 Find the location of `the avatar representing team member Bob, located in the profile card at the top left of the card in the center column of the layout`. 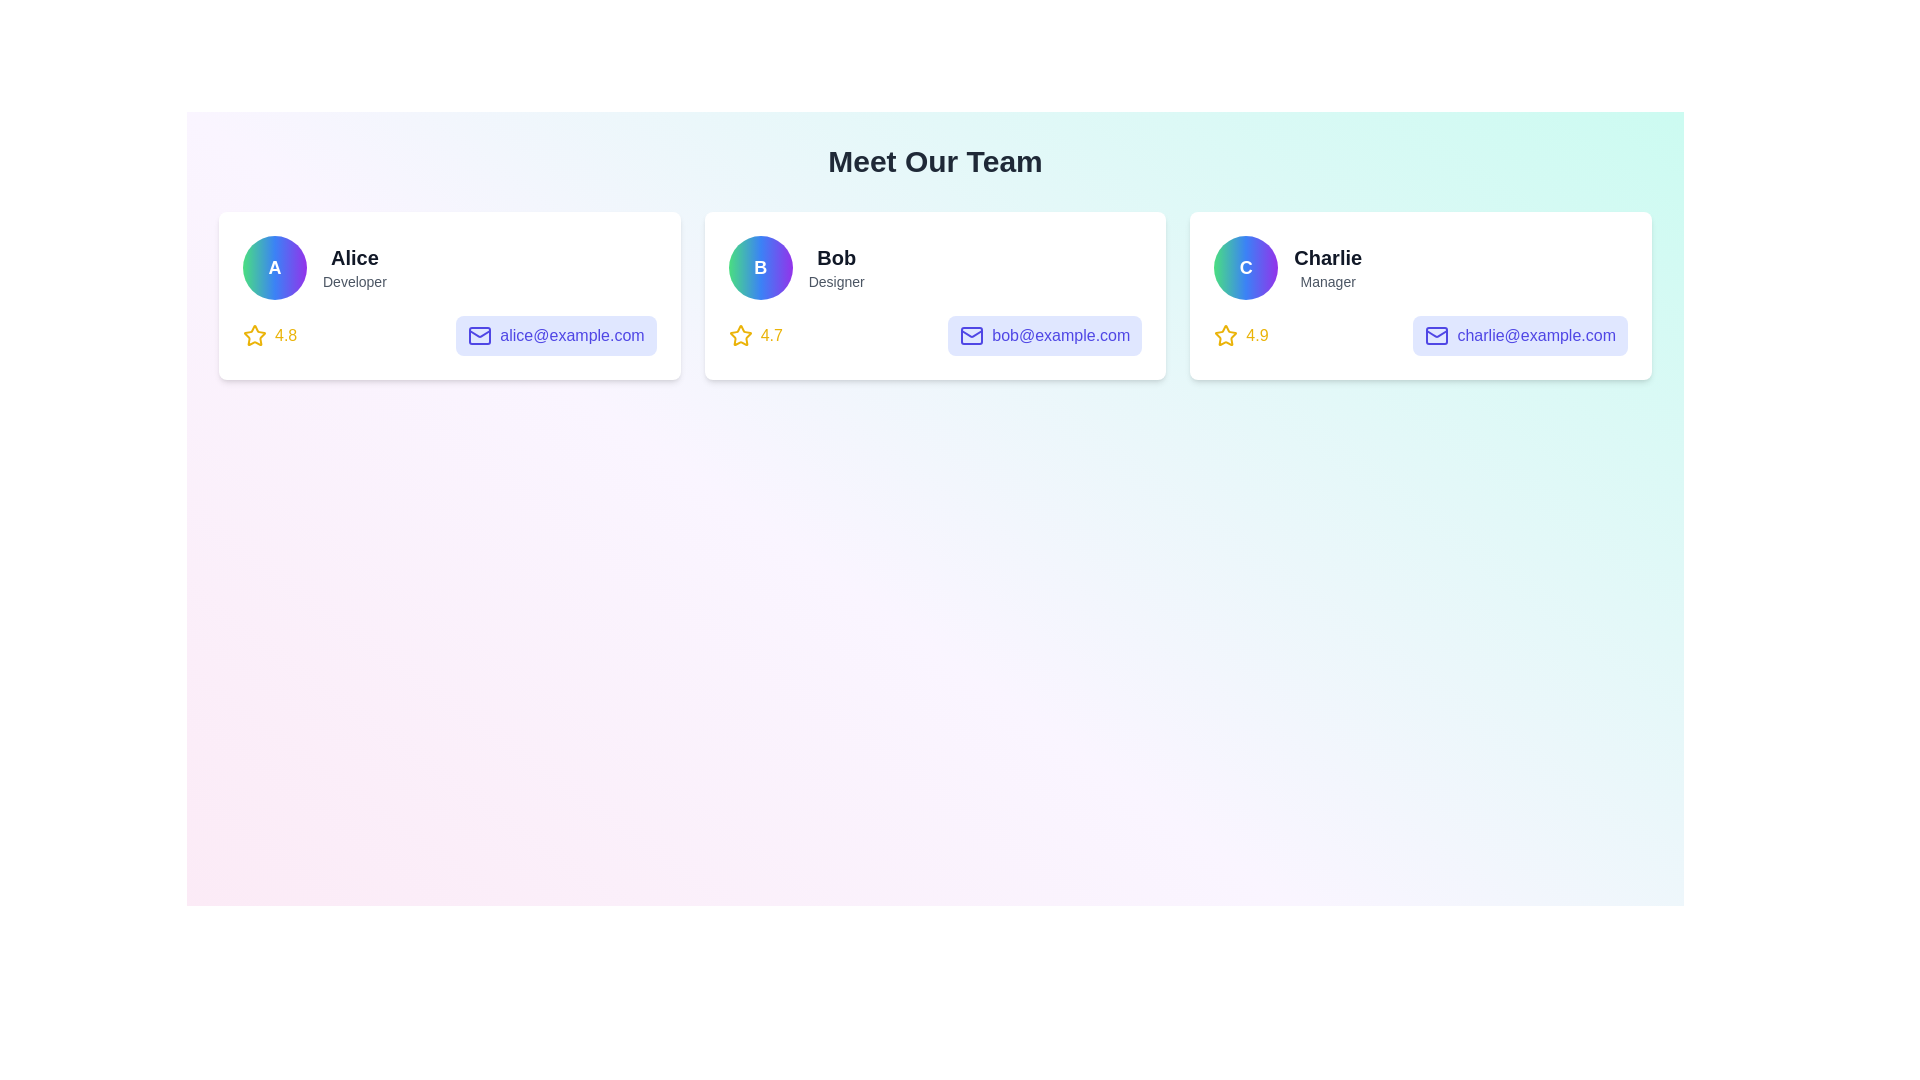

the avatar representing team member Bob, located in the profile card at the top left of the card in the center column of the layout is located at coordinates (759, 266).